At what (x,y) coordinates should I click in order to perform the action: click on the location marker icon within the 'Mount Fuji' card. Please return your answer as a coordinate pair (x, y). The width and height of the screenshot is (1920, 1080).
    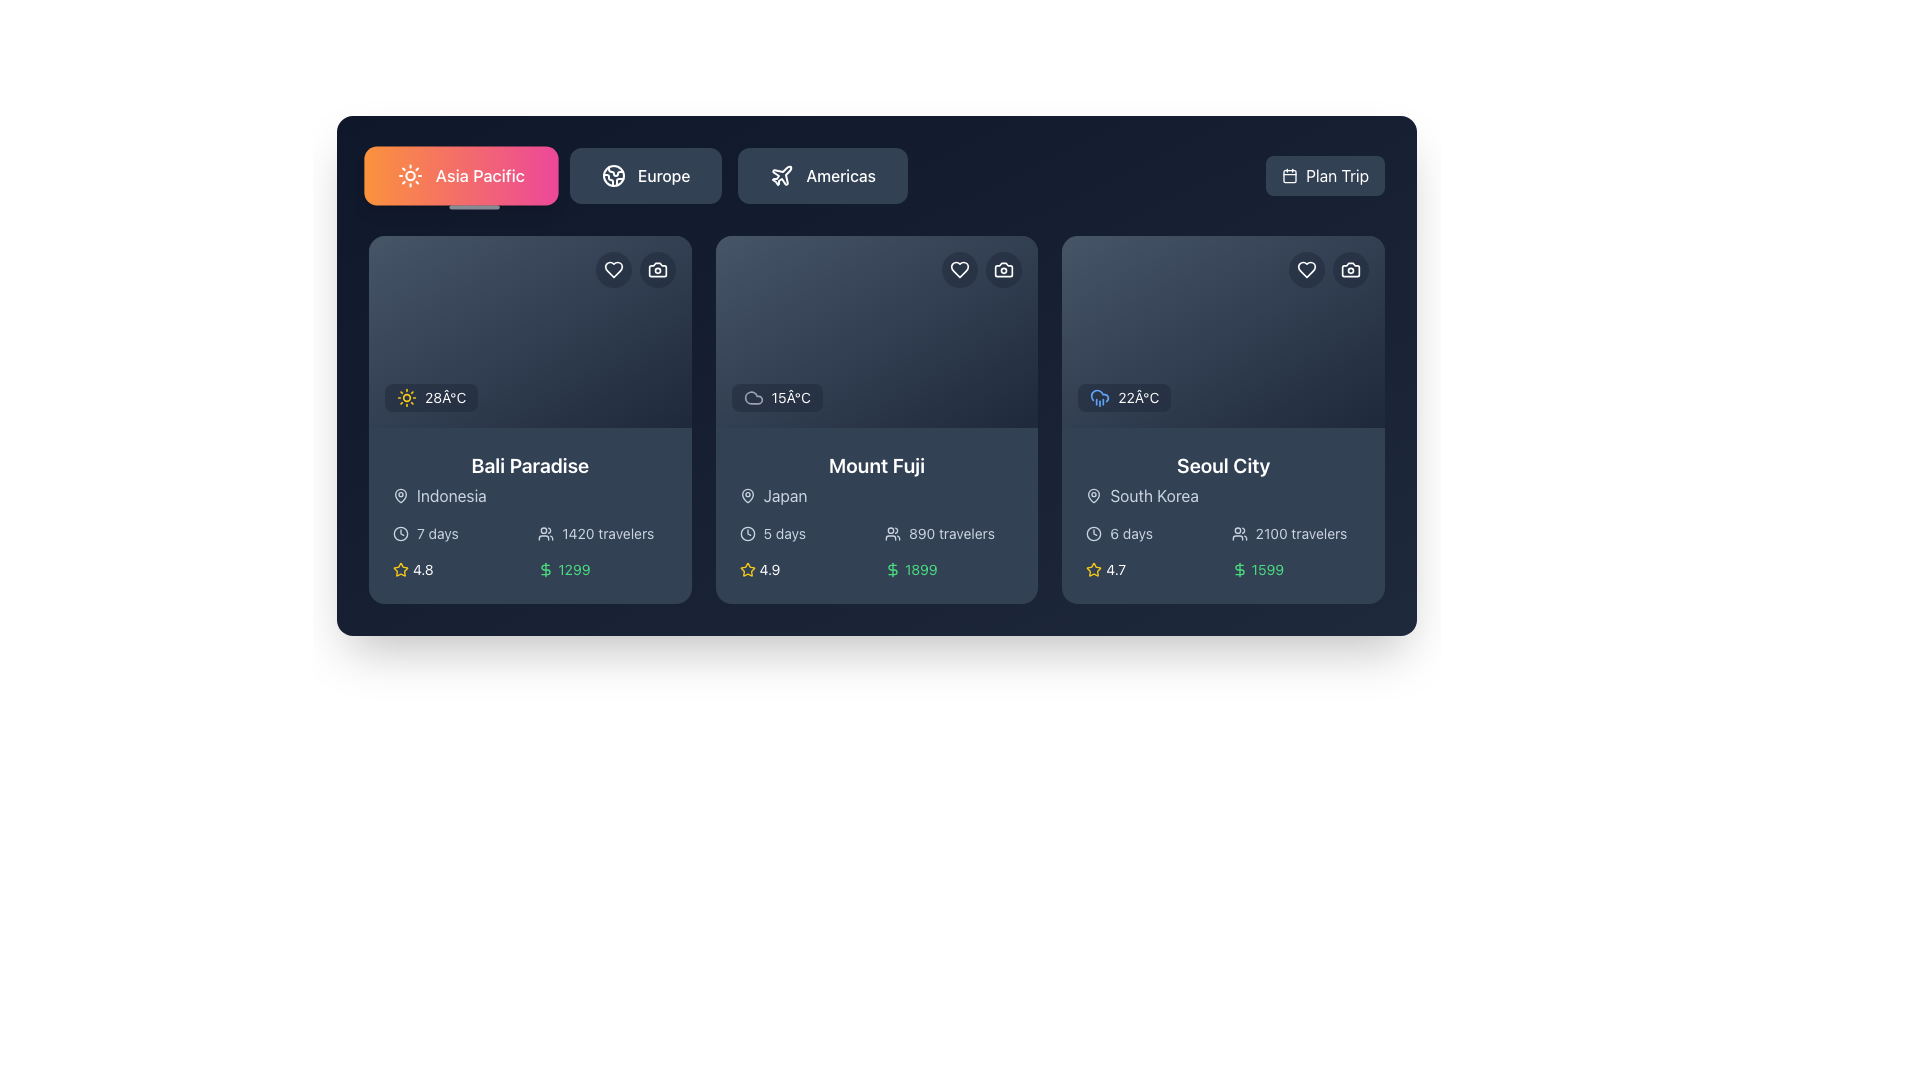
    Looking at the image, I should click on (746, 495).